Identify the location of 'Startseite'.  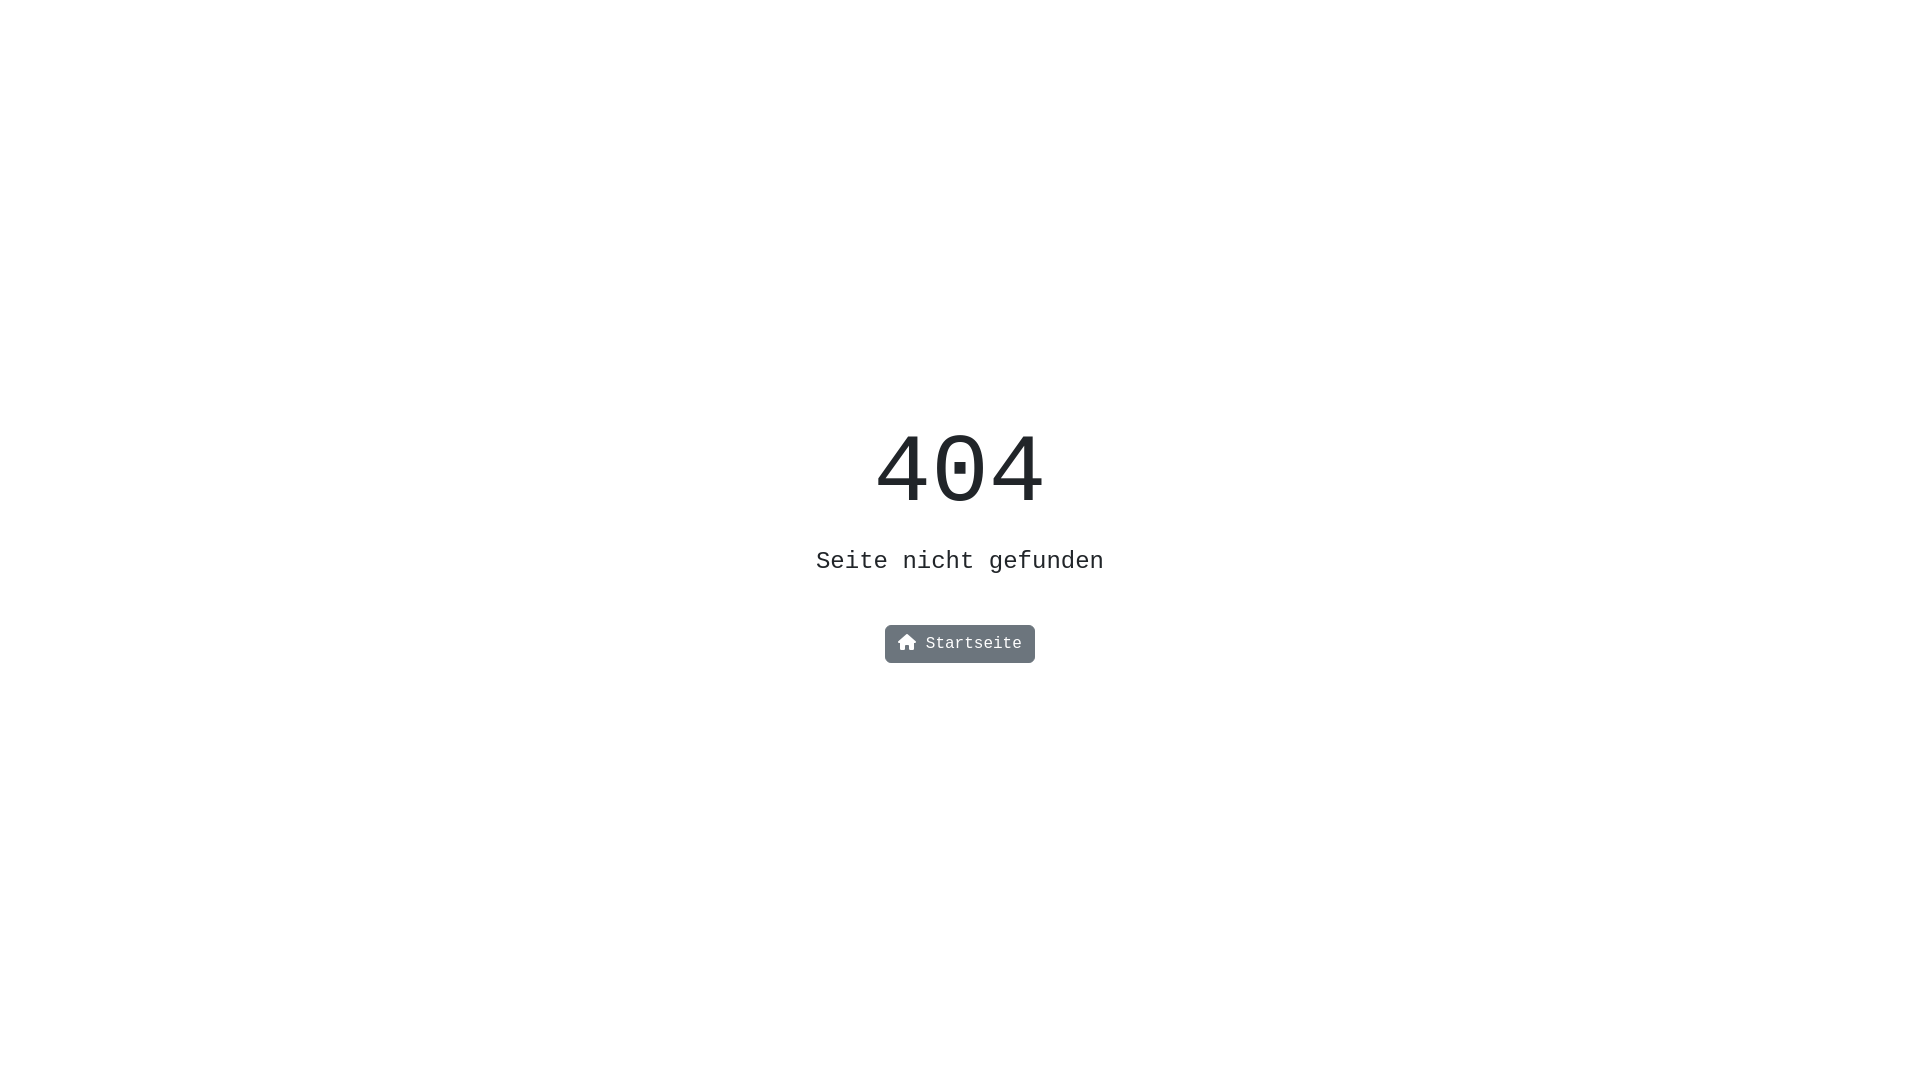
(960, 644).